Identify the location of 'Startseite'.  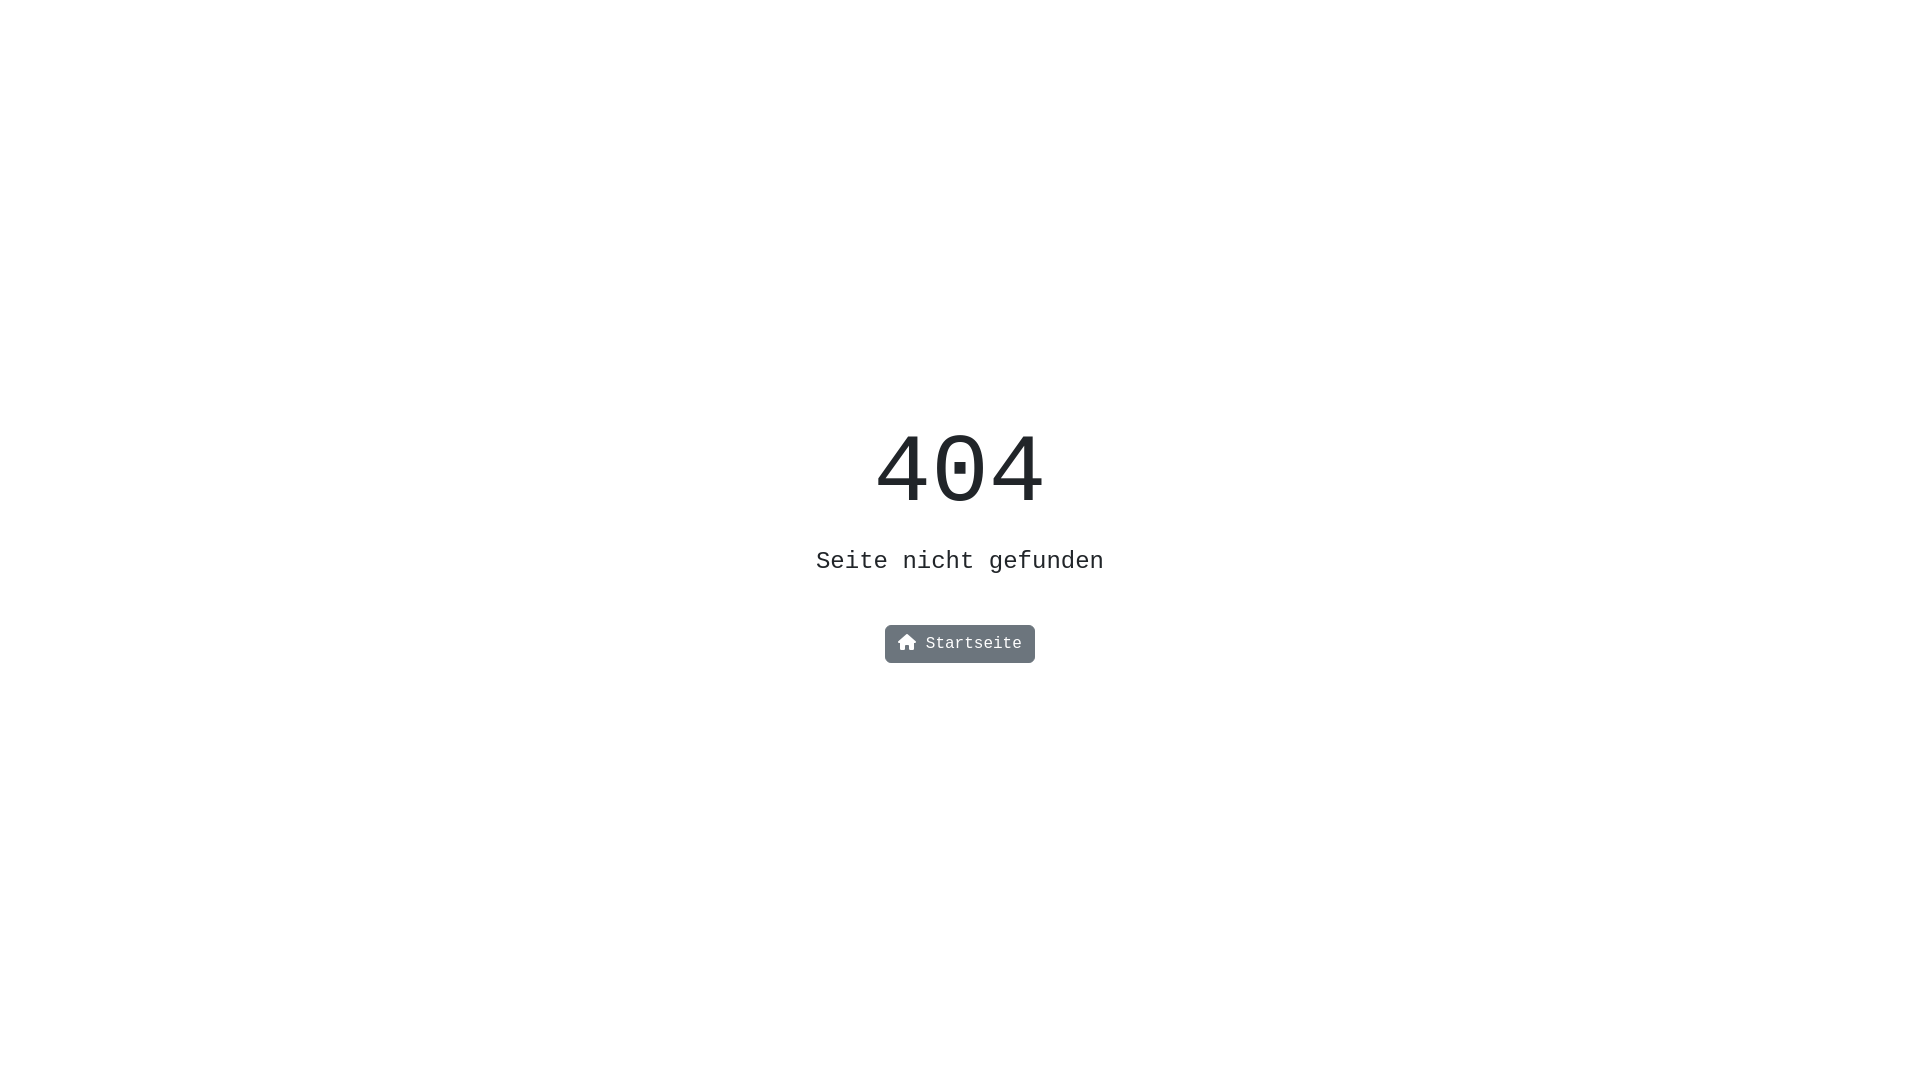
(960, 644).